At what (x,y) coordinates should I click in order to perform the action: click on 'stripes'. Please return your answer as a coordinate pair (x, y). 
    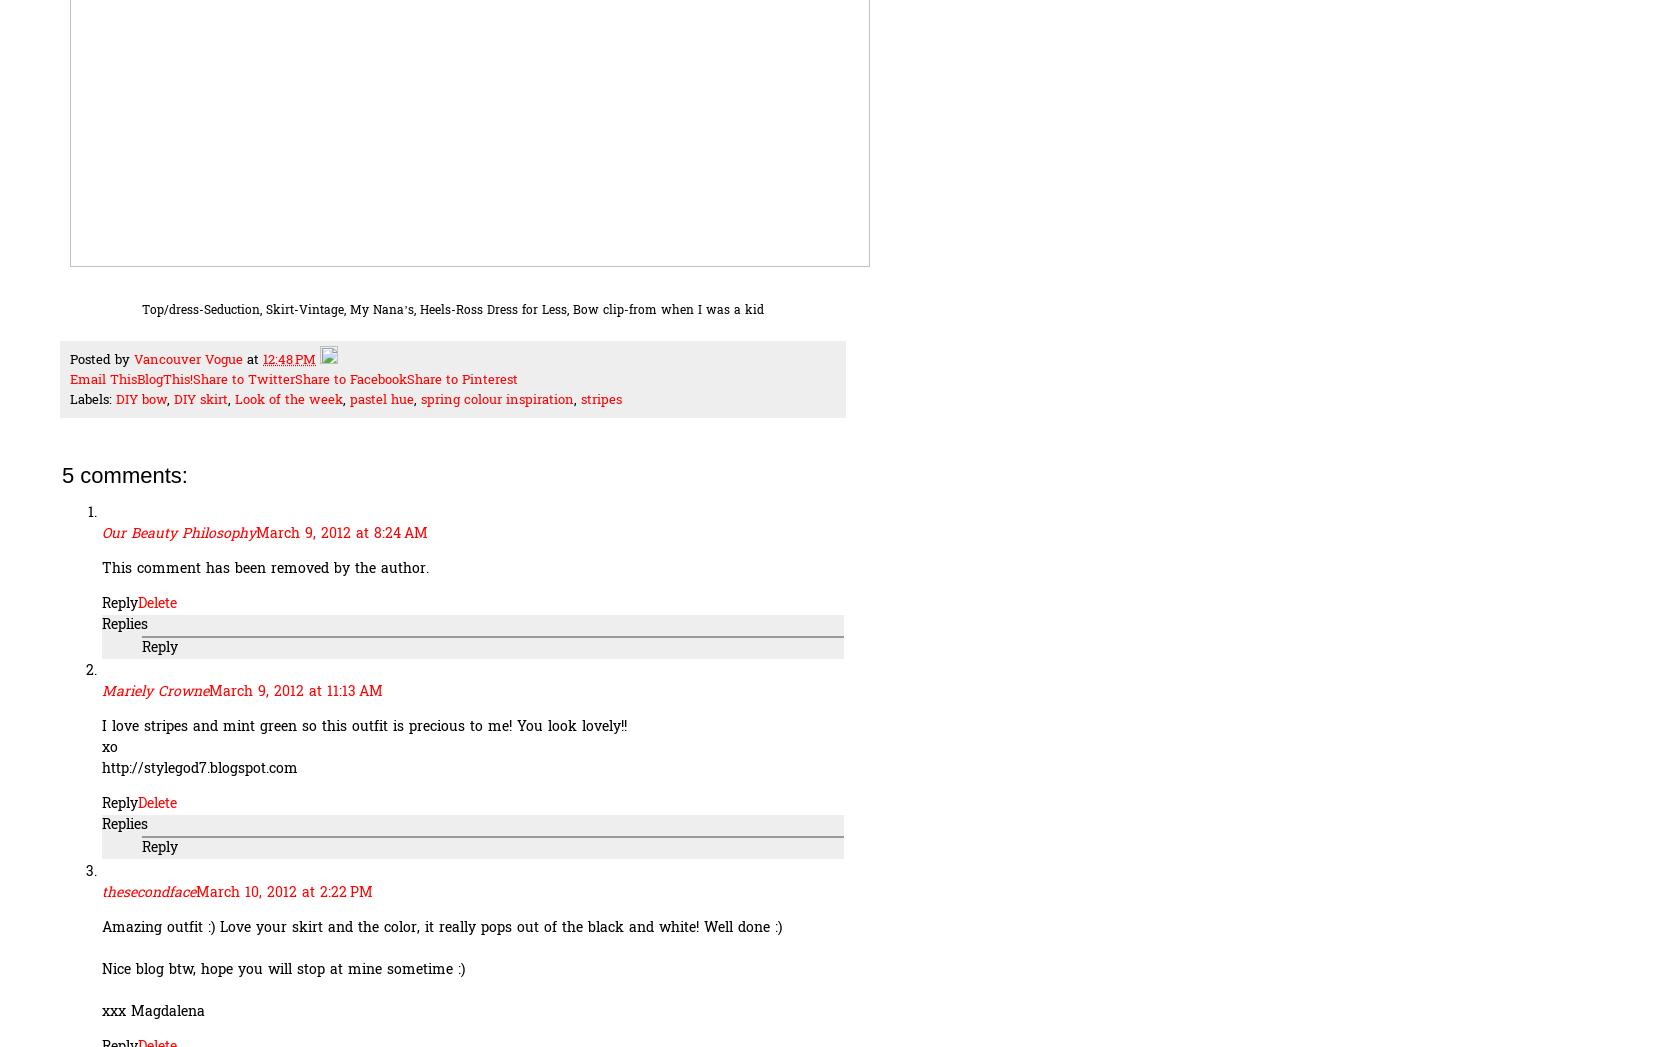
    Looking at the image, I should click on (600, 400).